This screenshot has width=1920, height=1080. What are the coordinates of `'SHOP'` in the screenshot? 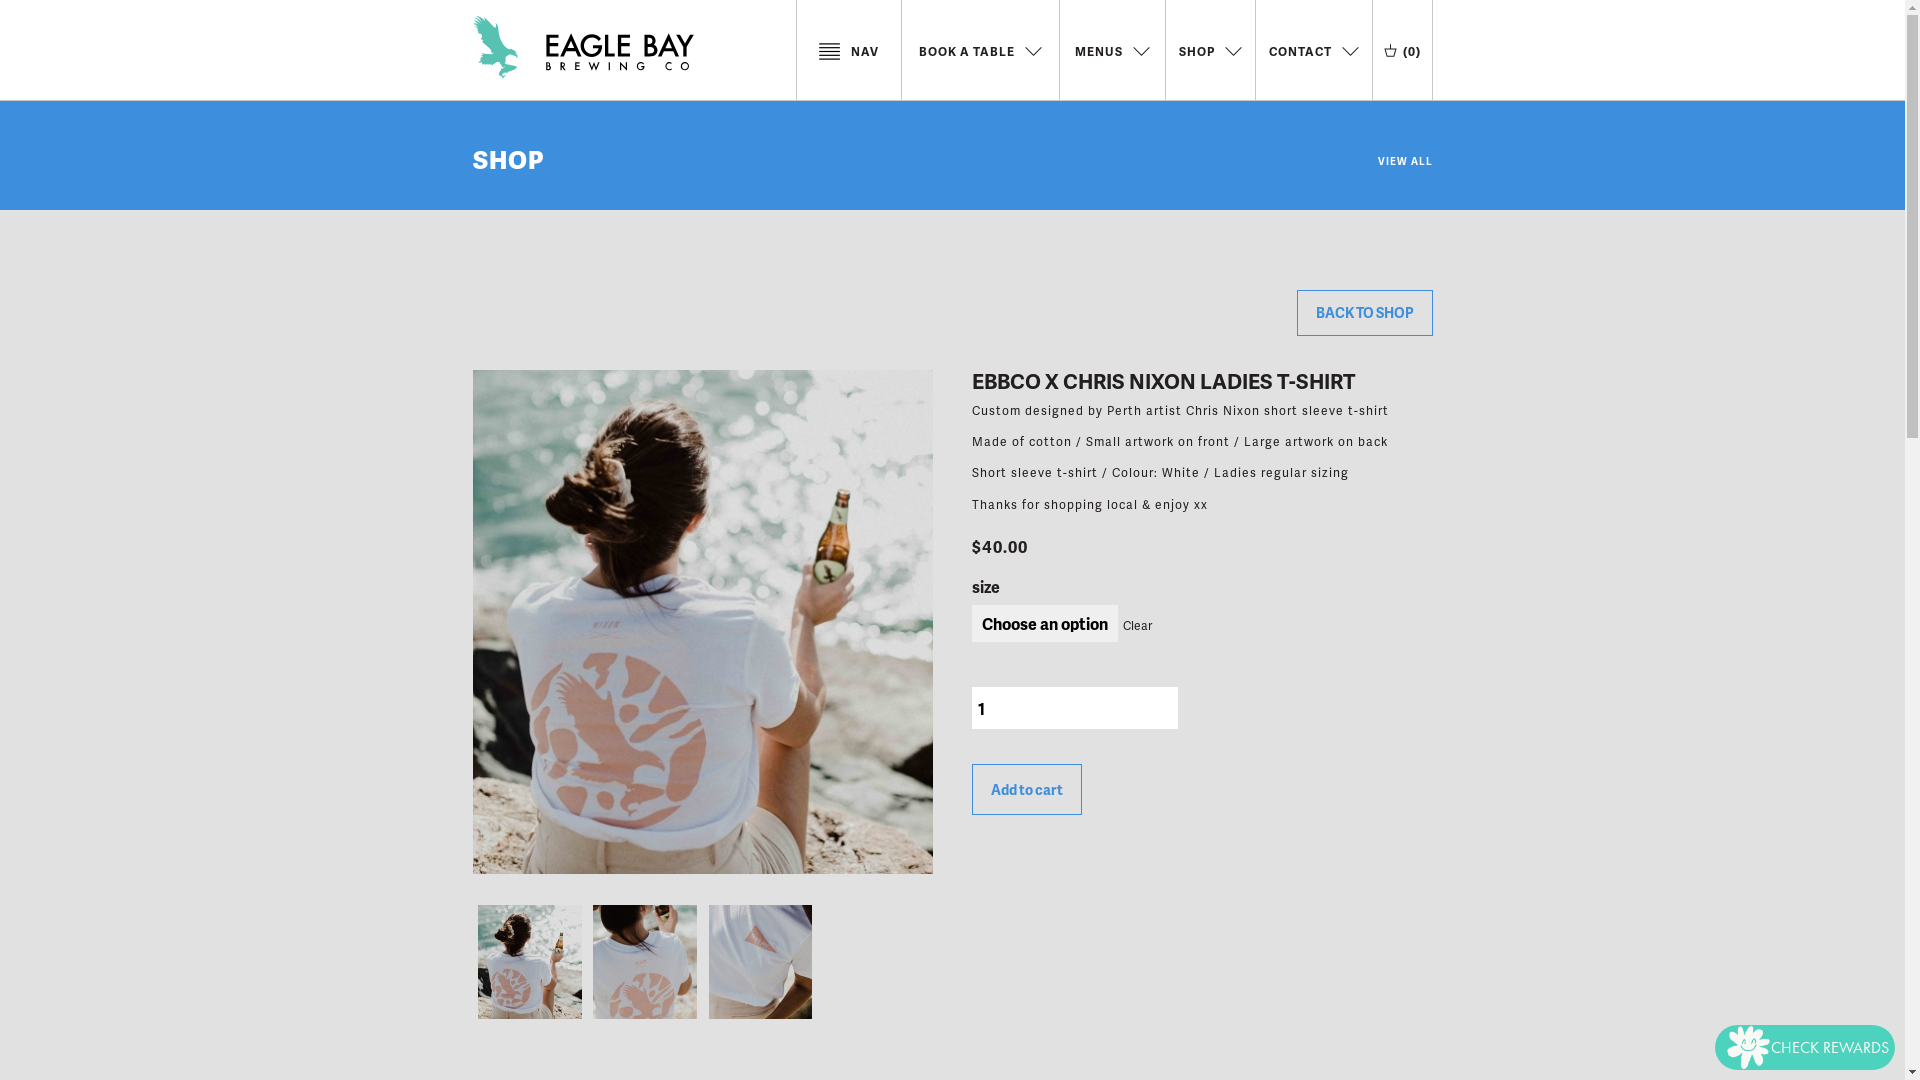 It's located at (470, 157).